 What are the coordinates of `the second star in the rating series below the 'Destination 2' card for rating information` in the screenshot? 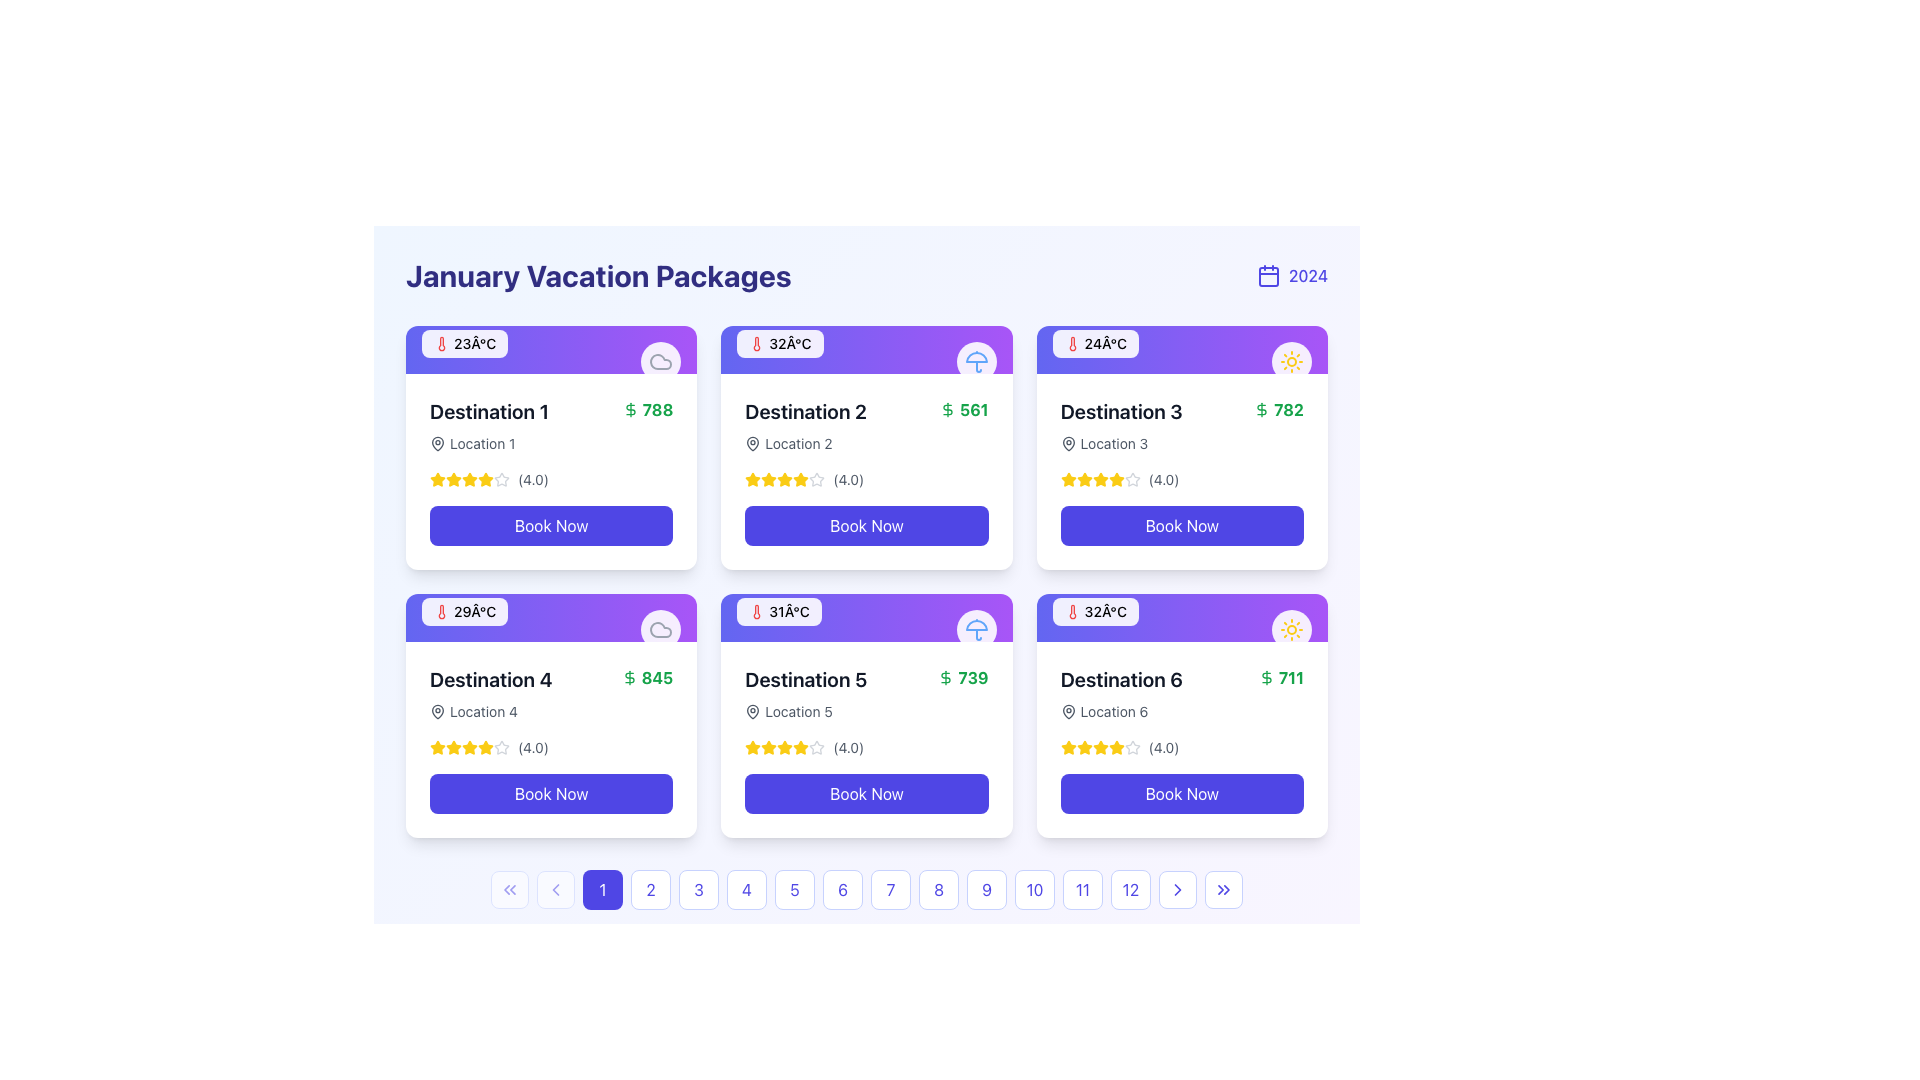 It's located at (801, 479).